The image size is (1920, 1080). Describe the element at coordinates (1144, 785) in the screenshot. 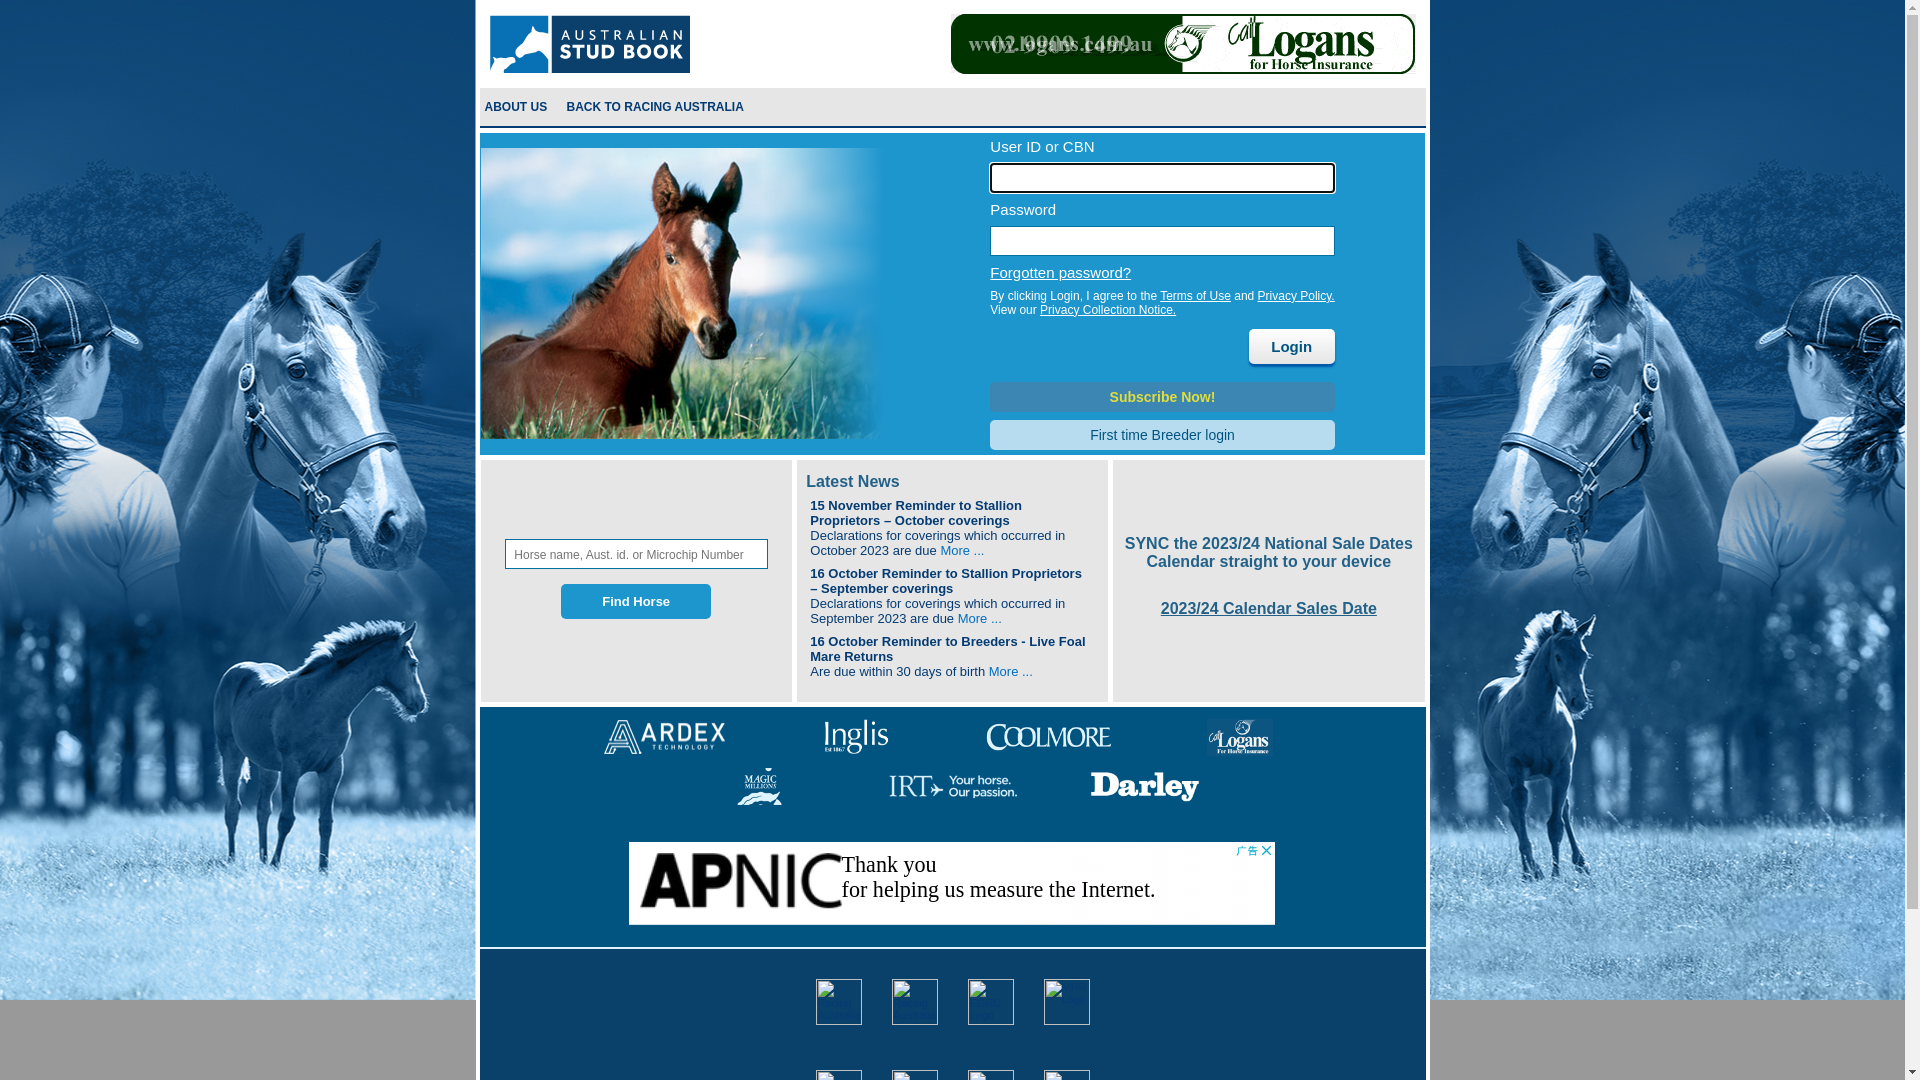

I see `'Darley'` at that location.